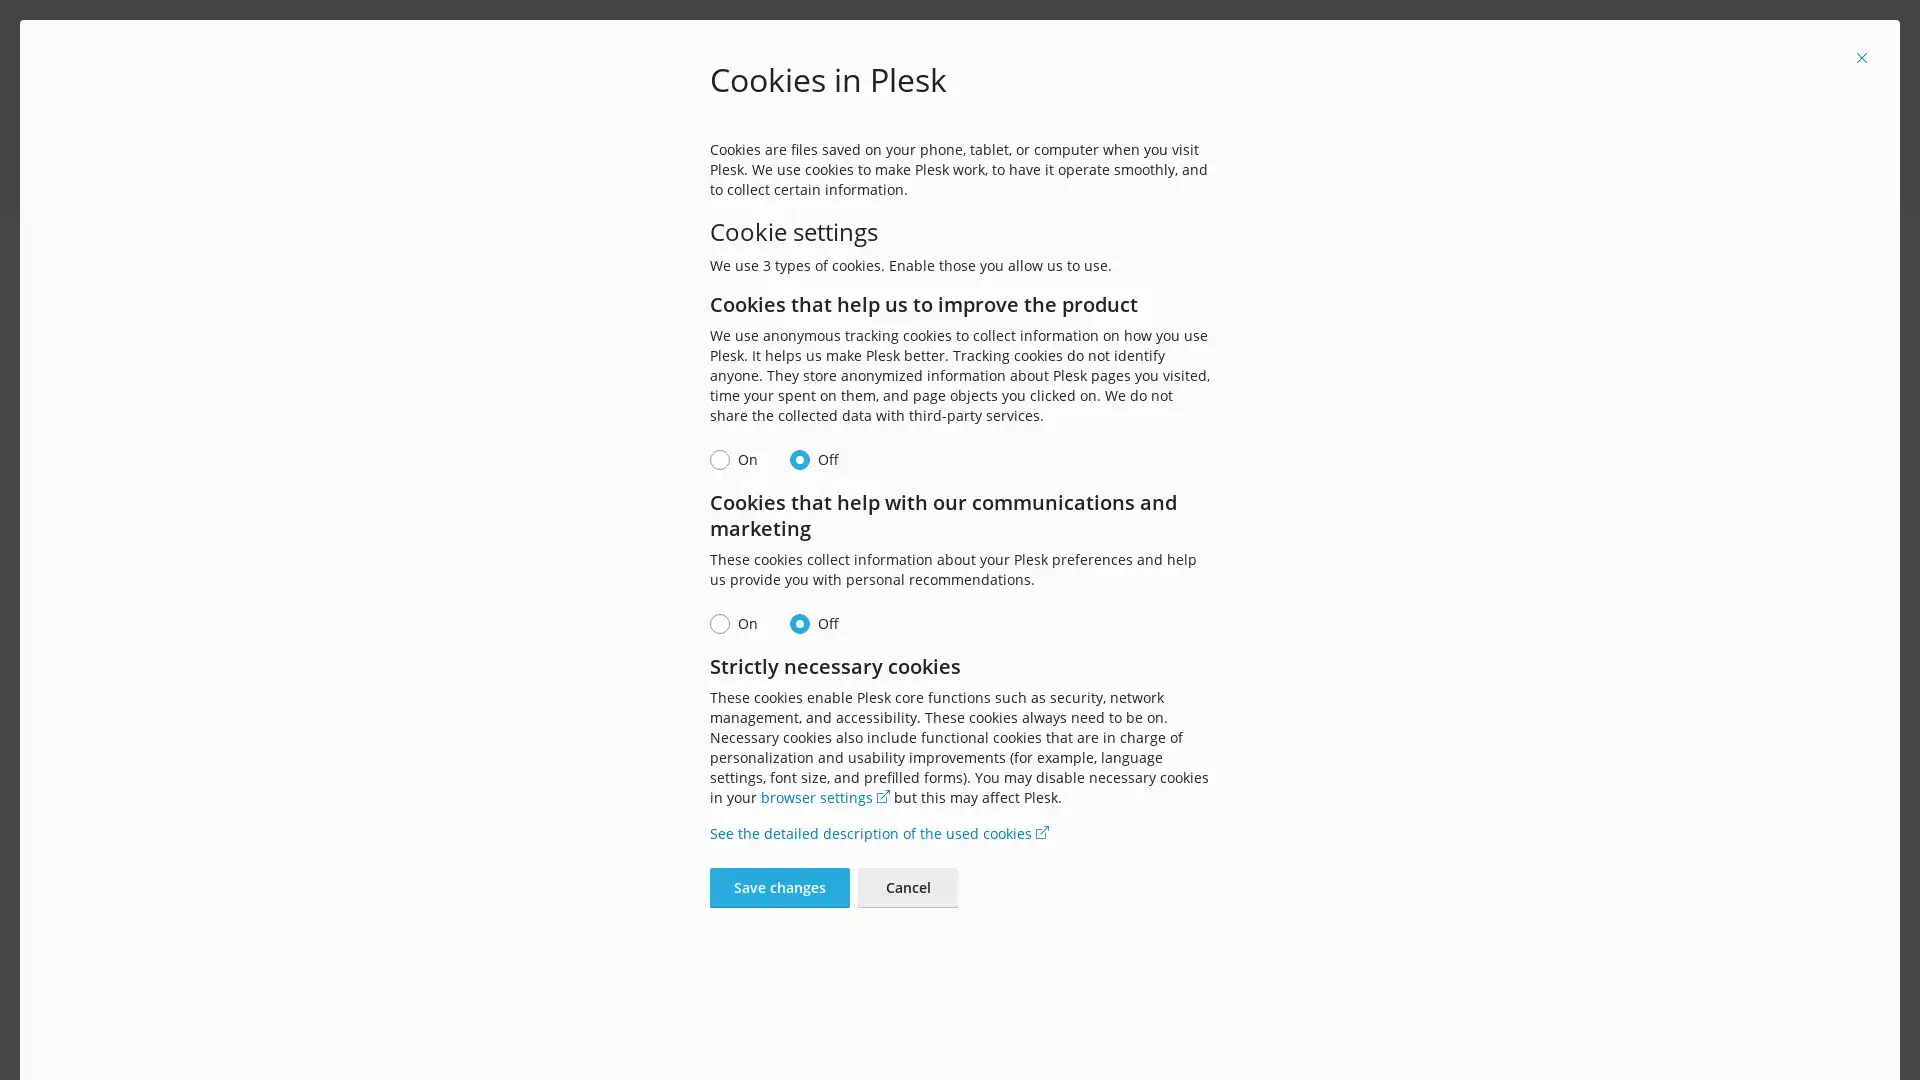 This screenshot has height=1080, width=1920. Describe the element at coordinates (896, 171) in the screenshot. I see `Accept necessary cookies` at that location.